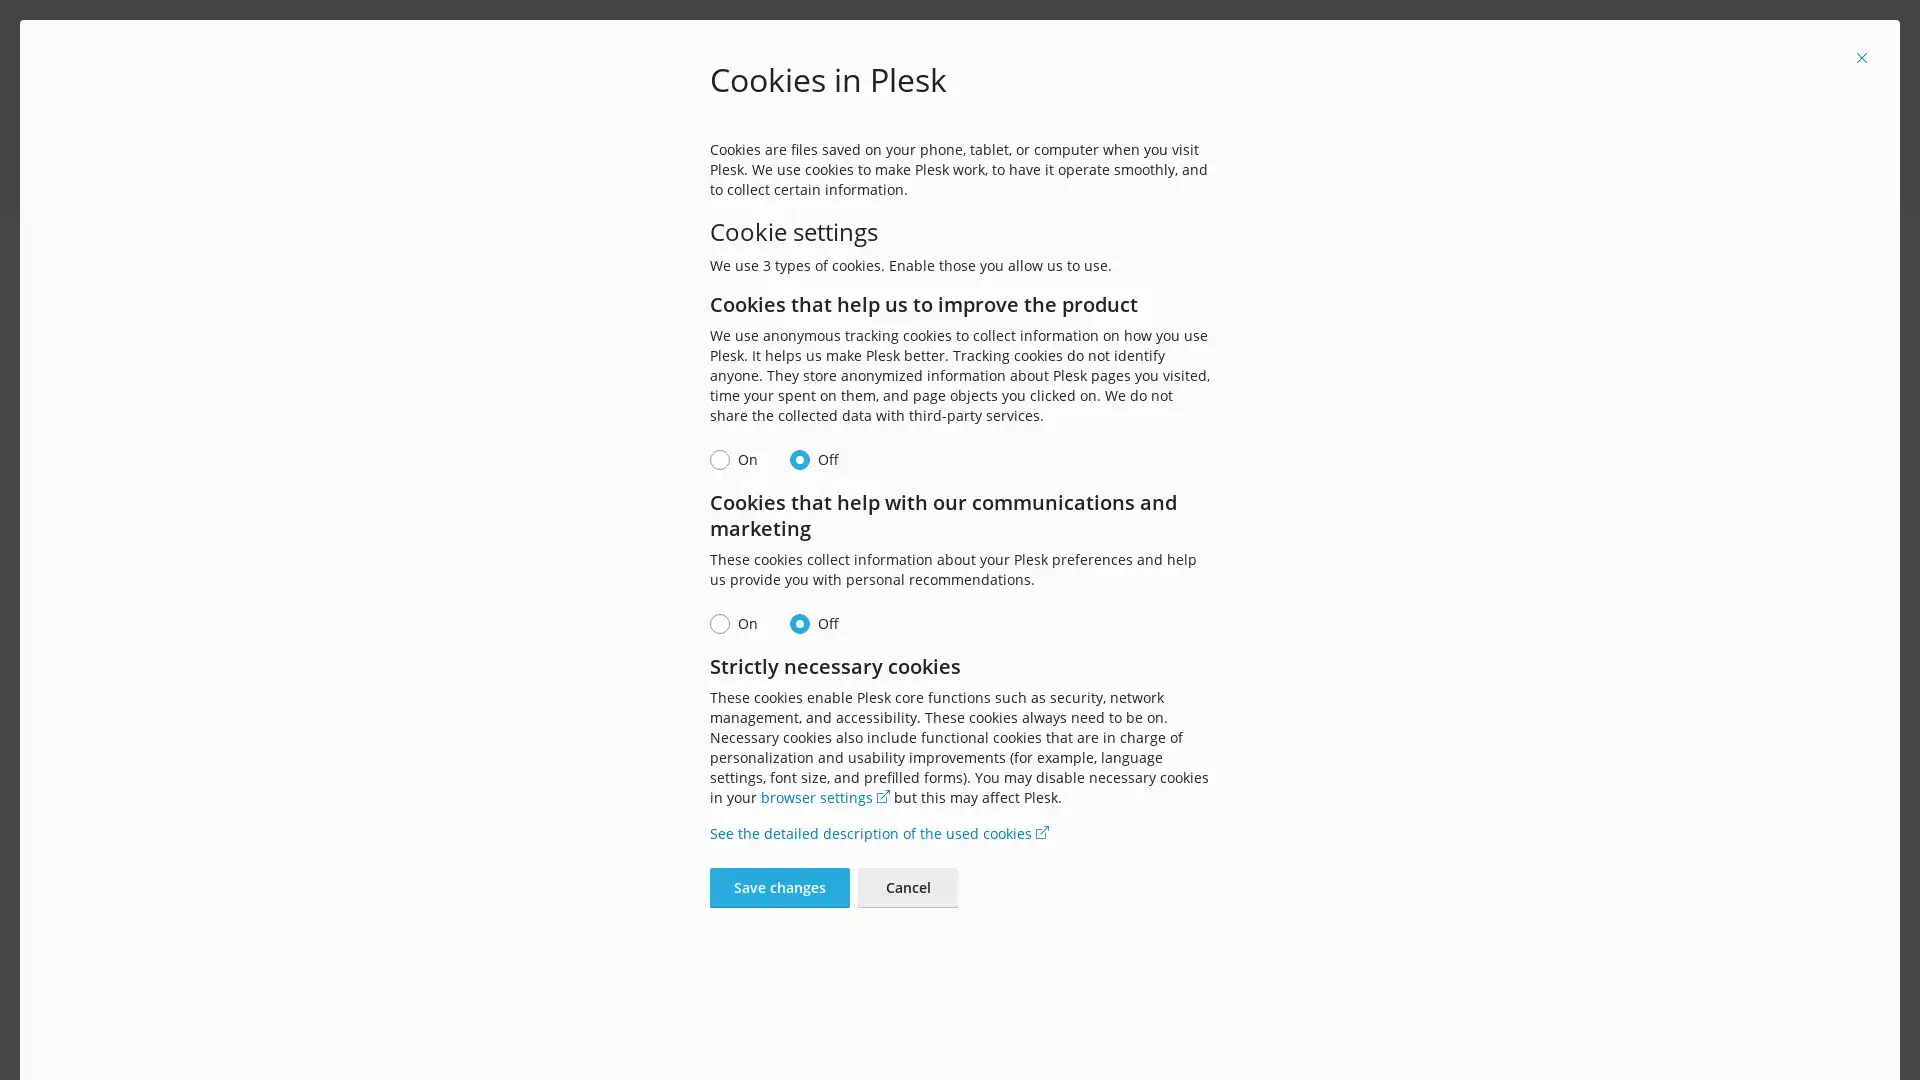 This screenshot has height=1080, width=1920. Describe the element at coordinates (896, 171) in the screenshot. I see `Accept necessary cookies` at that location.